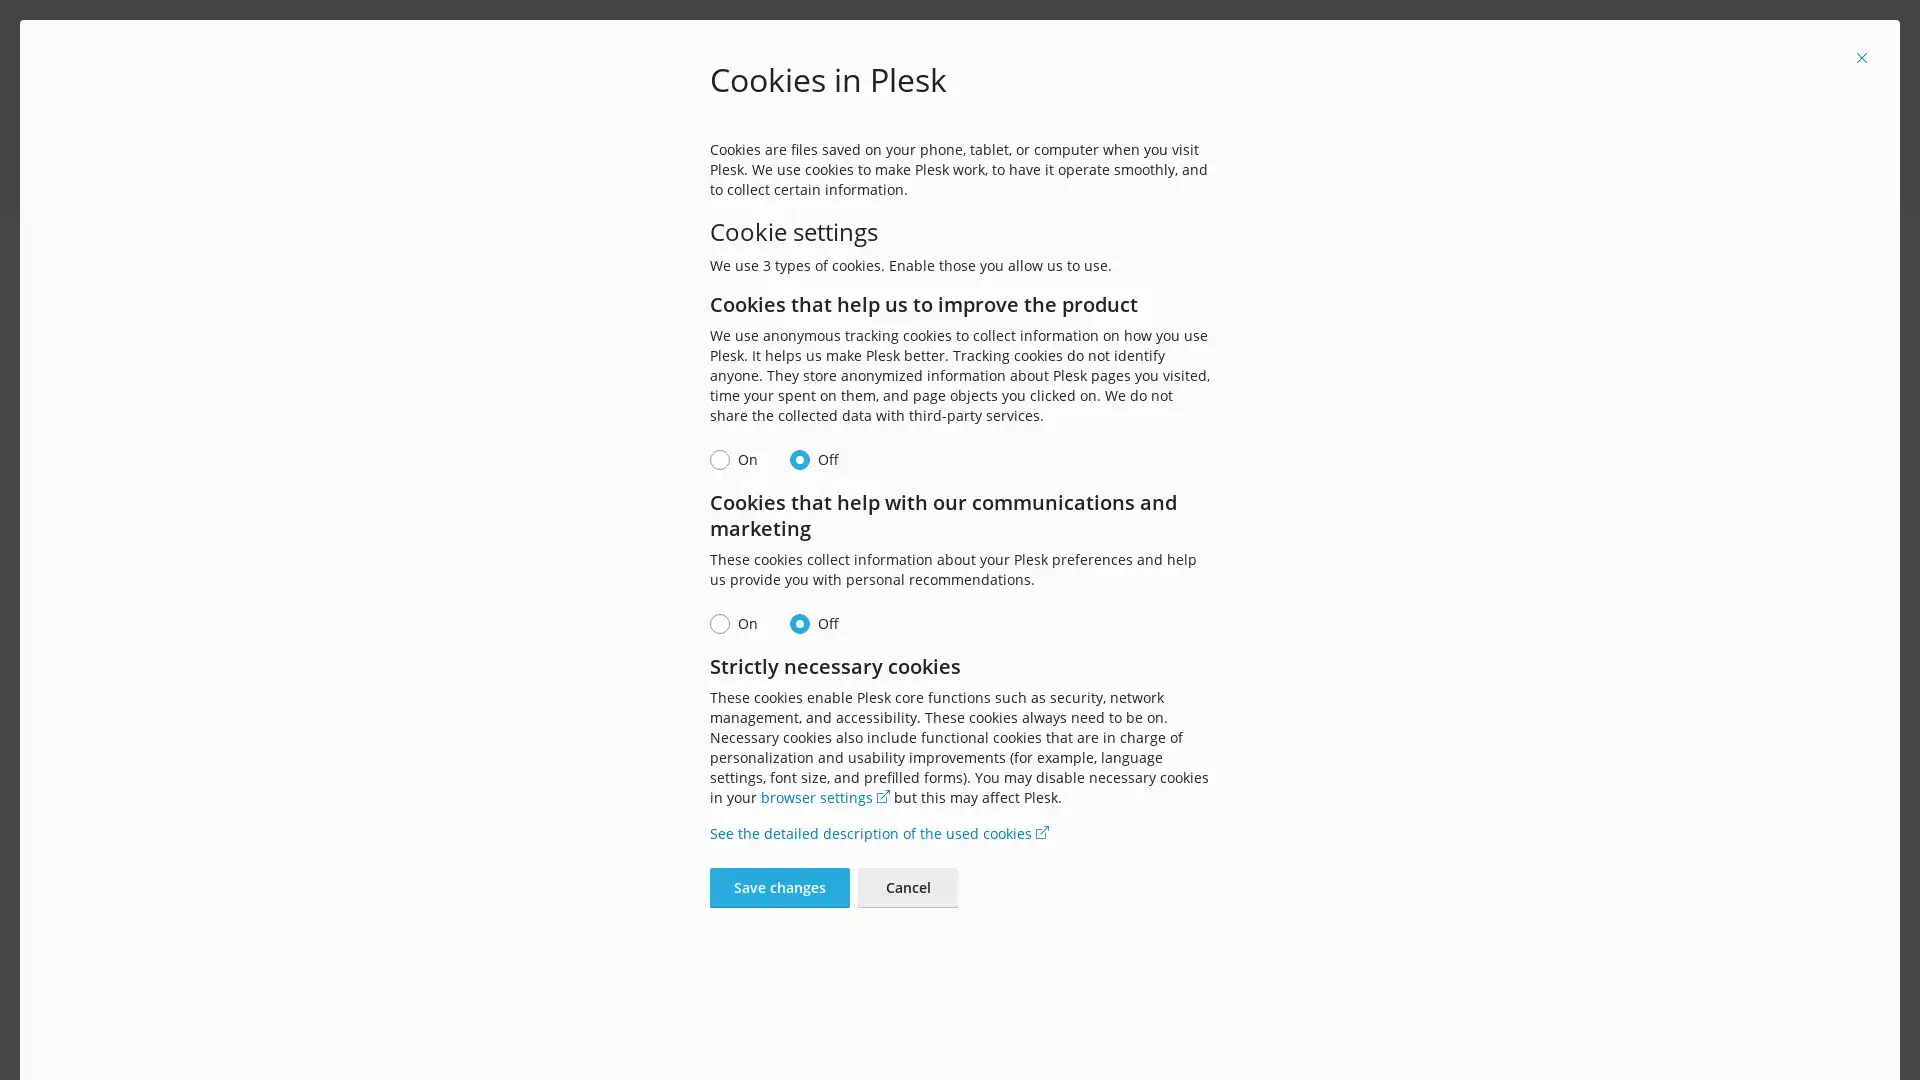 This screenshot has height=1080, width=1920. Describe the element at coordinates (896, 171) in the screenshot. I see `Accept necessary cookies` at that location.